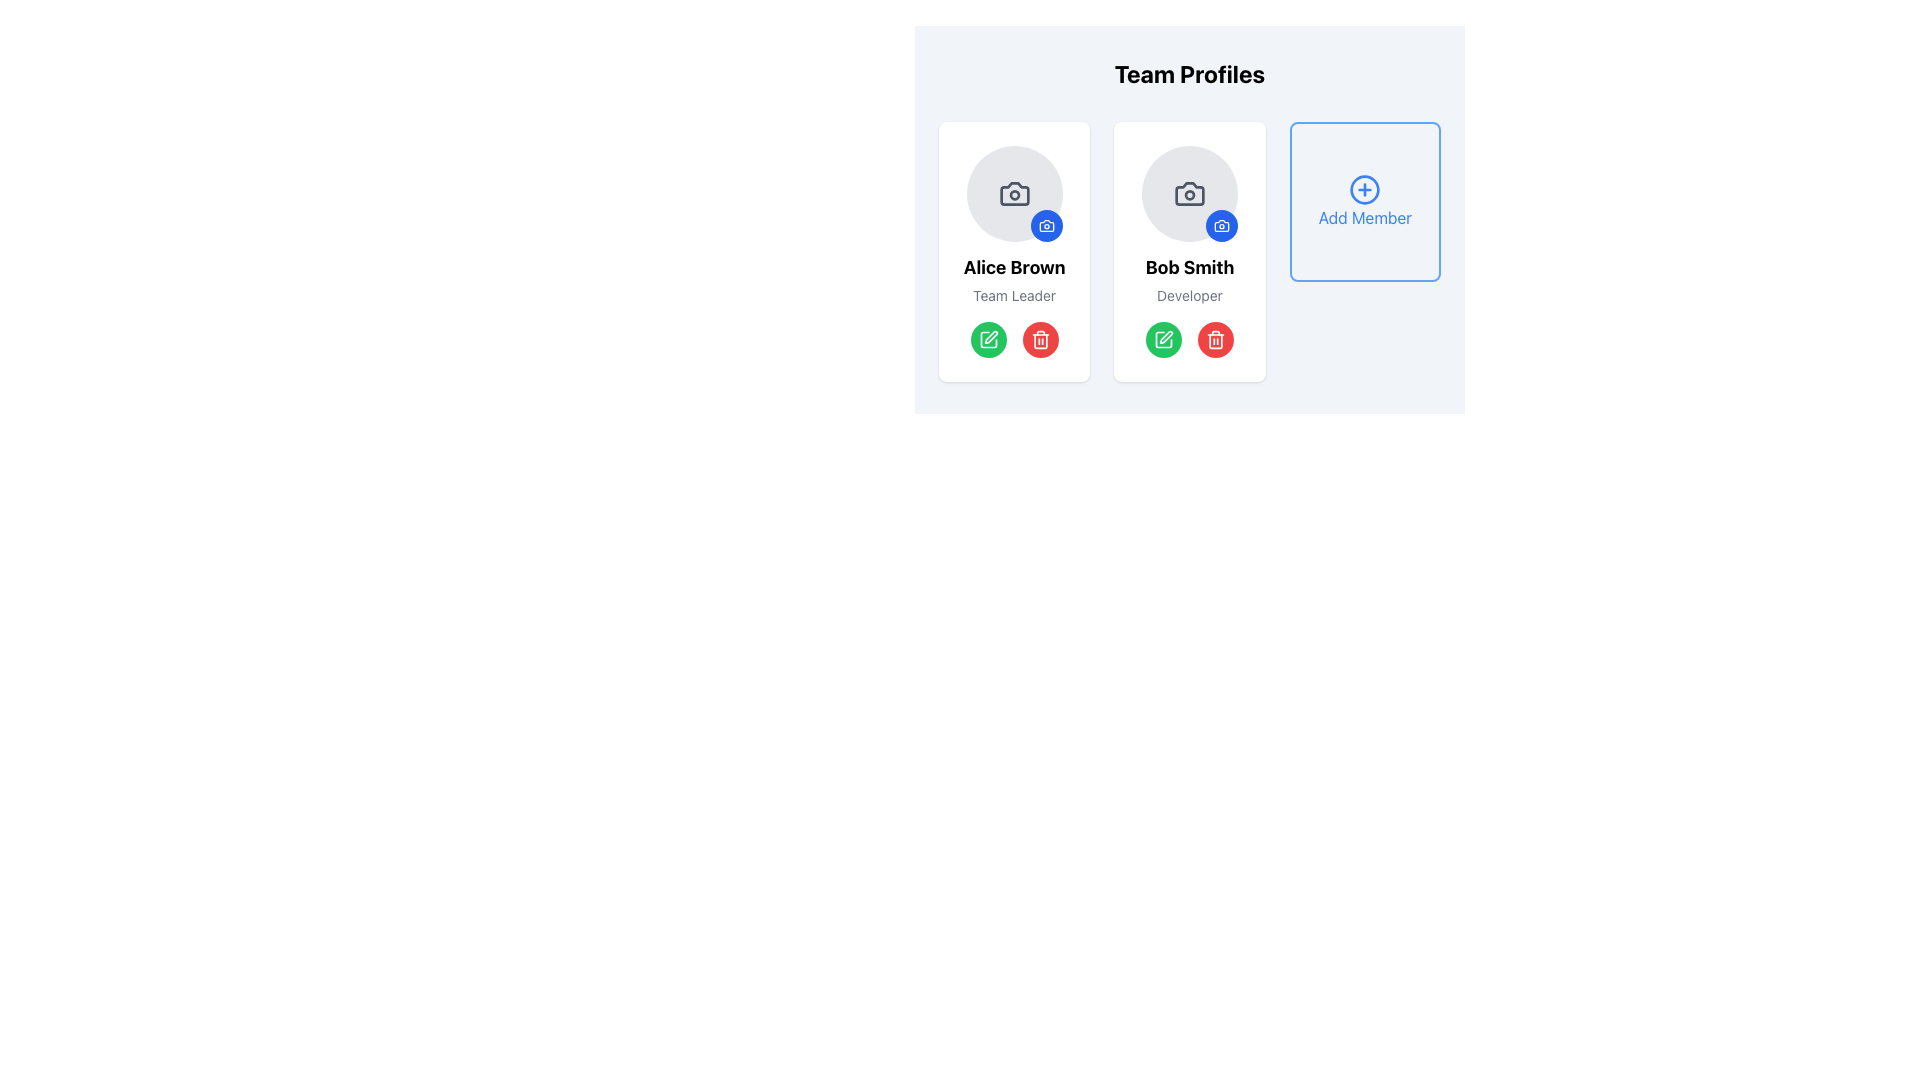 The width and height of the screenshot is (1920, 1080). I want to click on the camera icon representing Bob Smith in the Team Profiles section, which is positioned above his name and role, so click(1190, 193).